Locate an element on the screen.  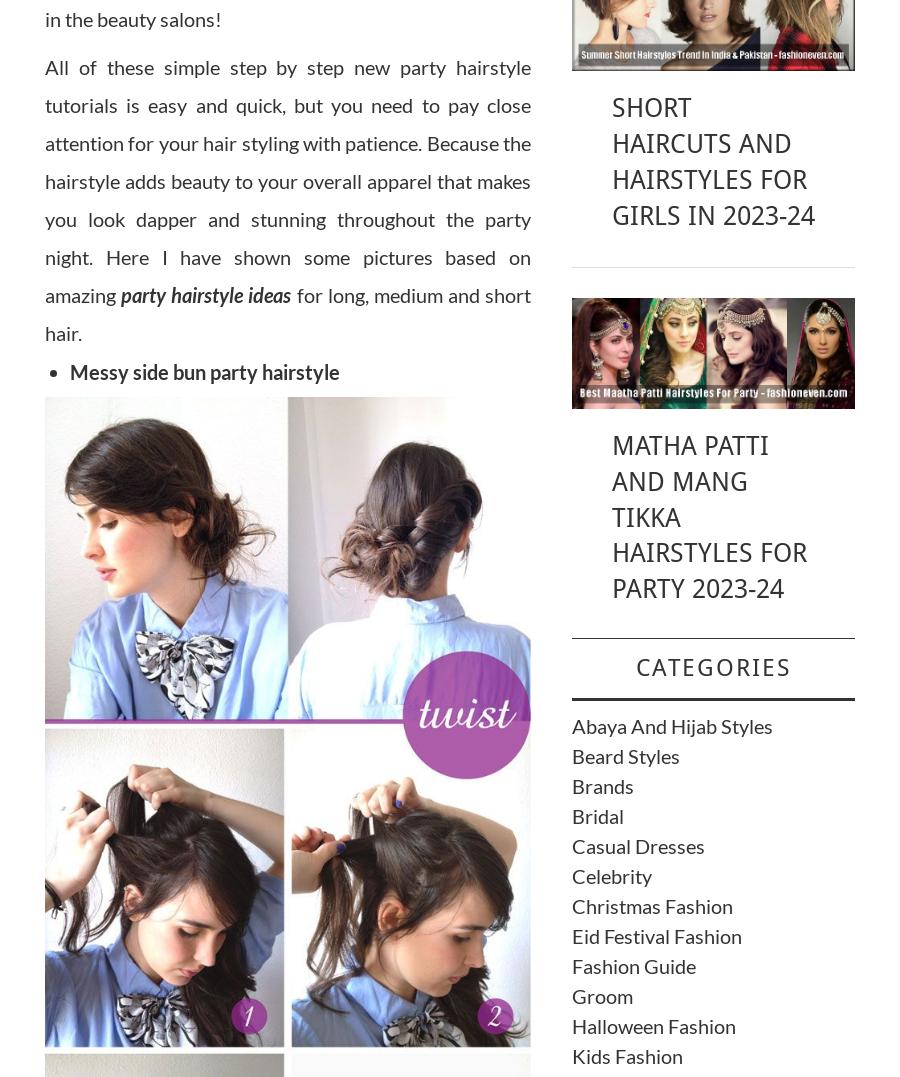
'Categories' is located at coordinates (711, 666).